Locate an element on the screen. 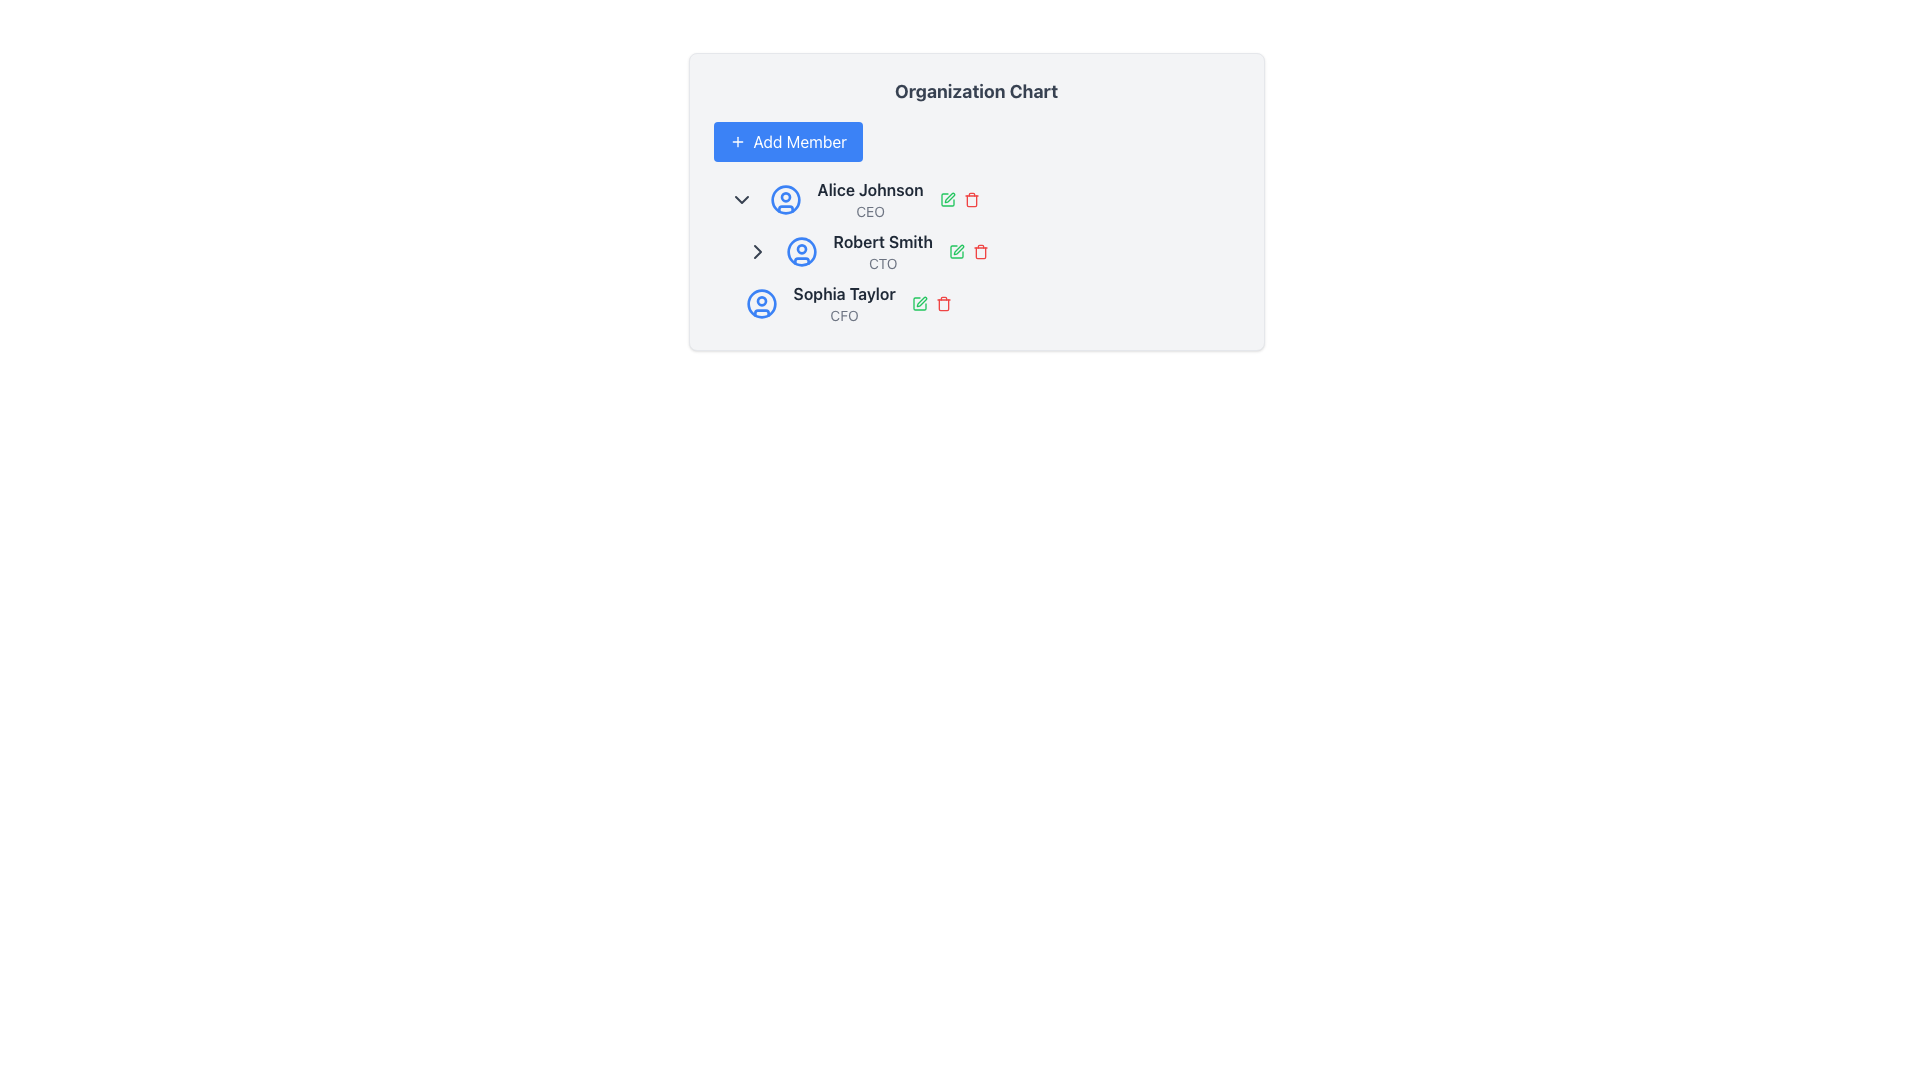 The height and width of the screenshot is (1080, 1920). the green edit icon located next to 'Robert Smith' in the organizational chart is located at coordinates (946, 200).